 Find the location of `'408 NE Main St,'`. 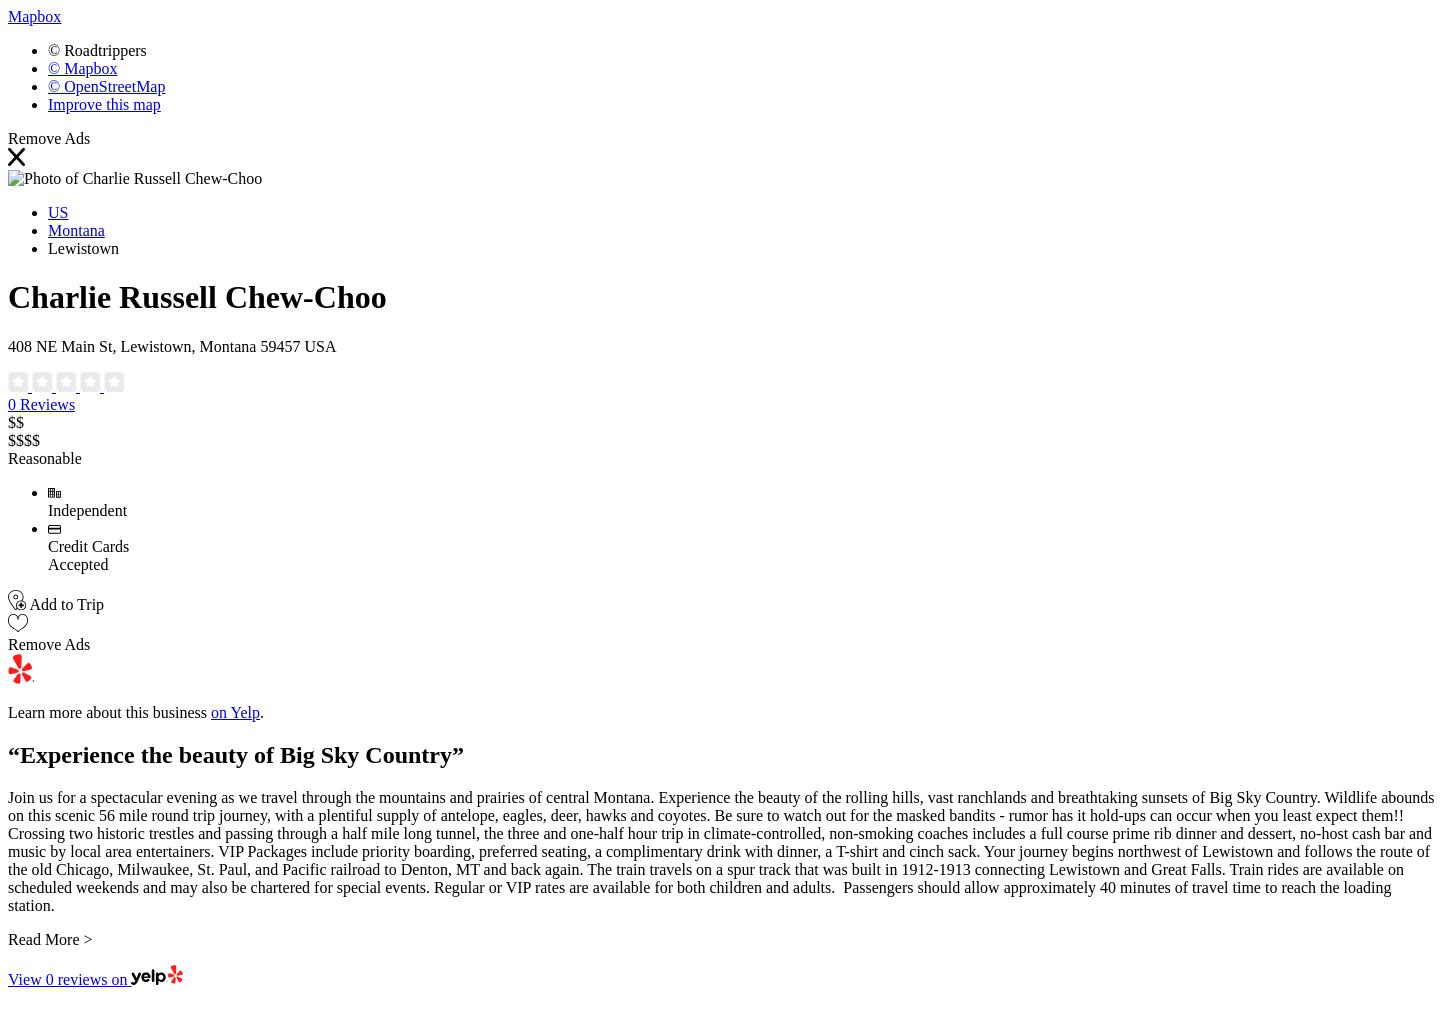

'408 NE Main St,' is located at coordinates (62, 345).